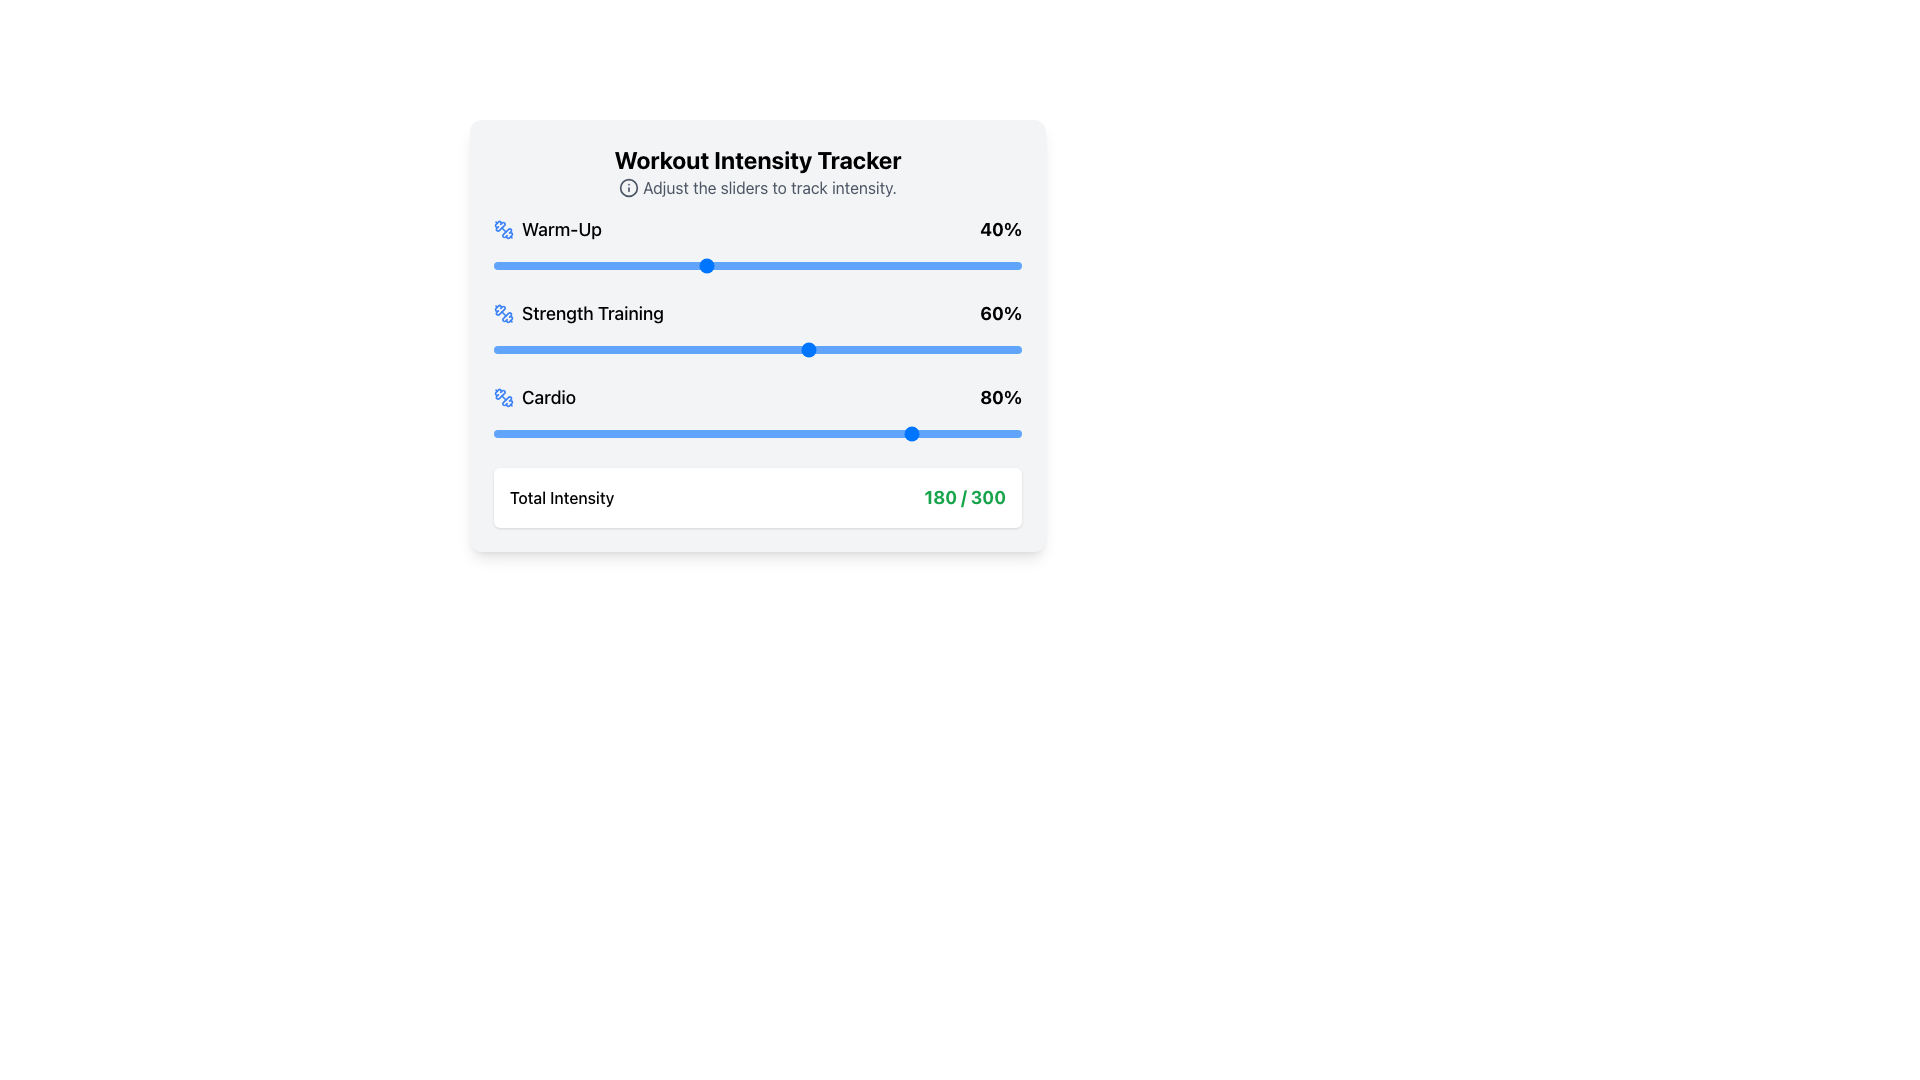 Image resolution: width=1920 pixels, height=1080 pixels. What do you see at coordinates (837, 433) in the screenshot?
I see `the cardio intensity slider` at bounding box center [837, 433].